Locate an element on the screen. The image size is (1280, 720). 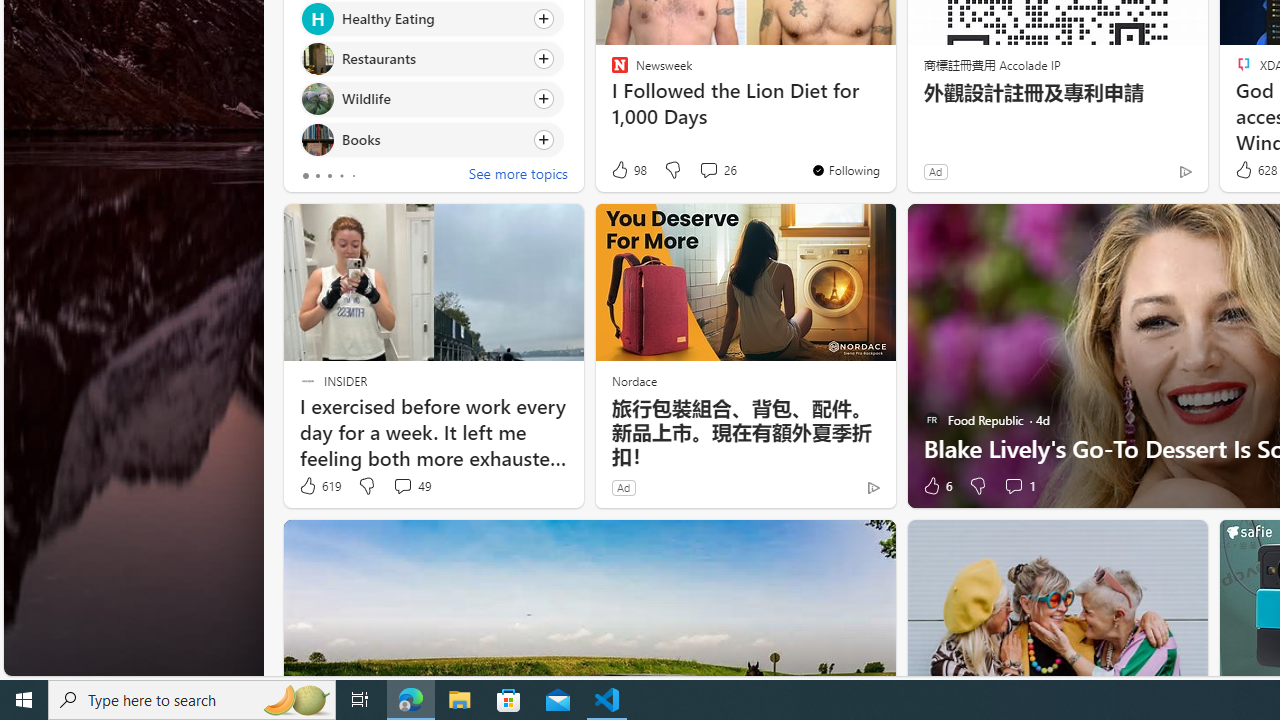
'619 Like' is located at coordinates (318, 486).